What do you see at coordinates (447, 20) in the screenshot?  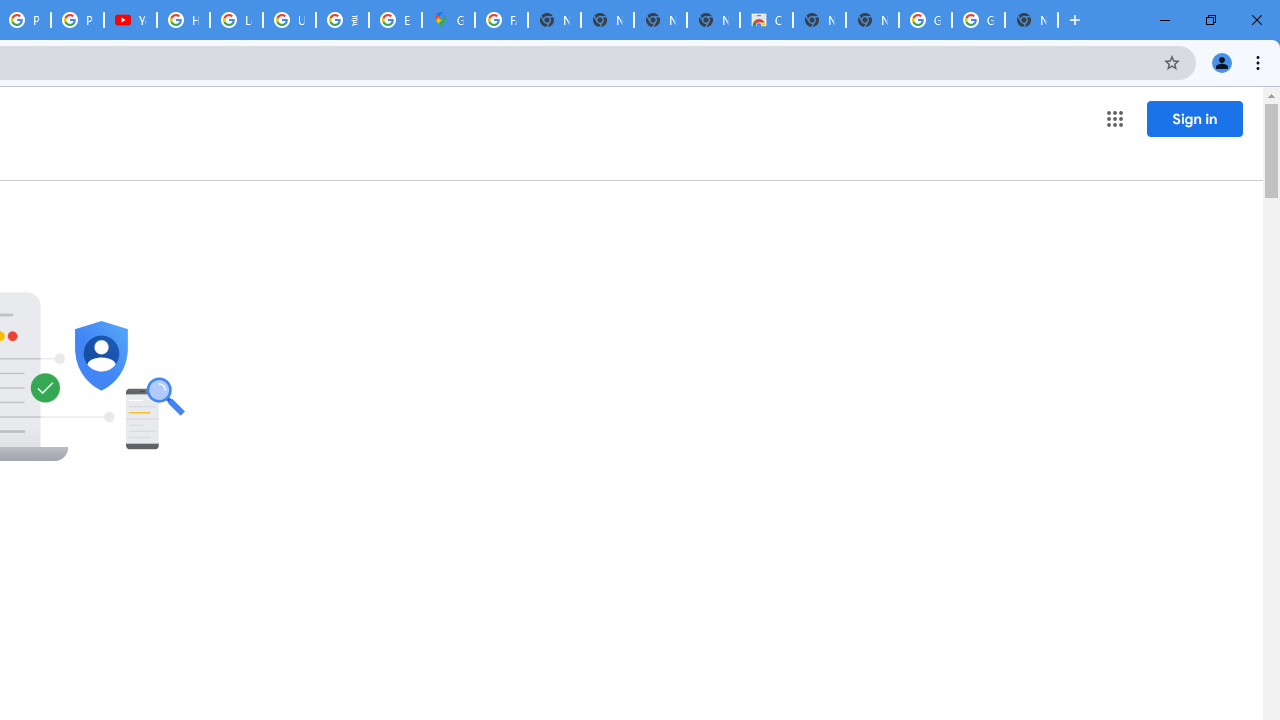 I see `'Google Maps'` at bounding box center [447, 20].